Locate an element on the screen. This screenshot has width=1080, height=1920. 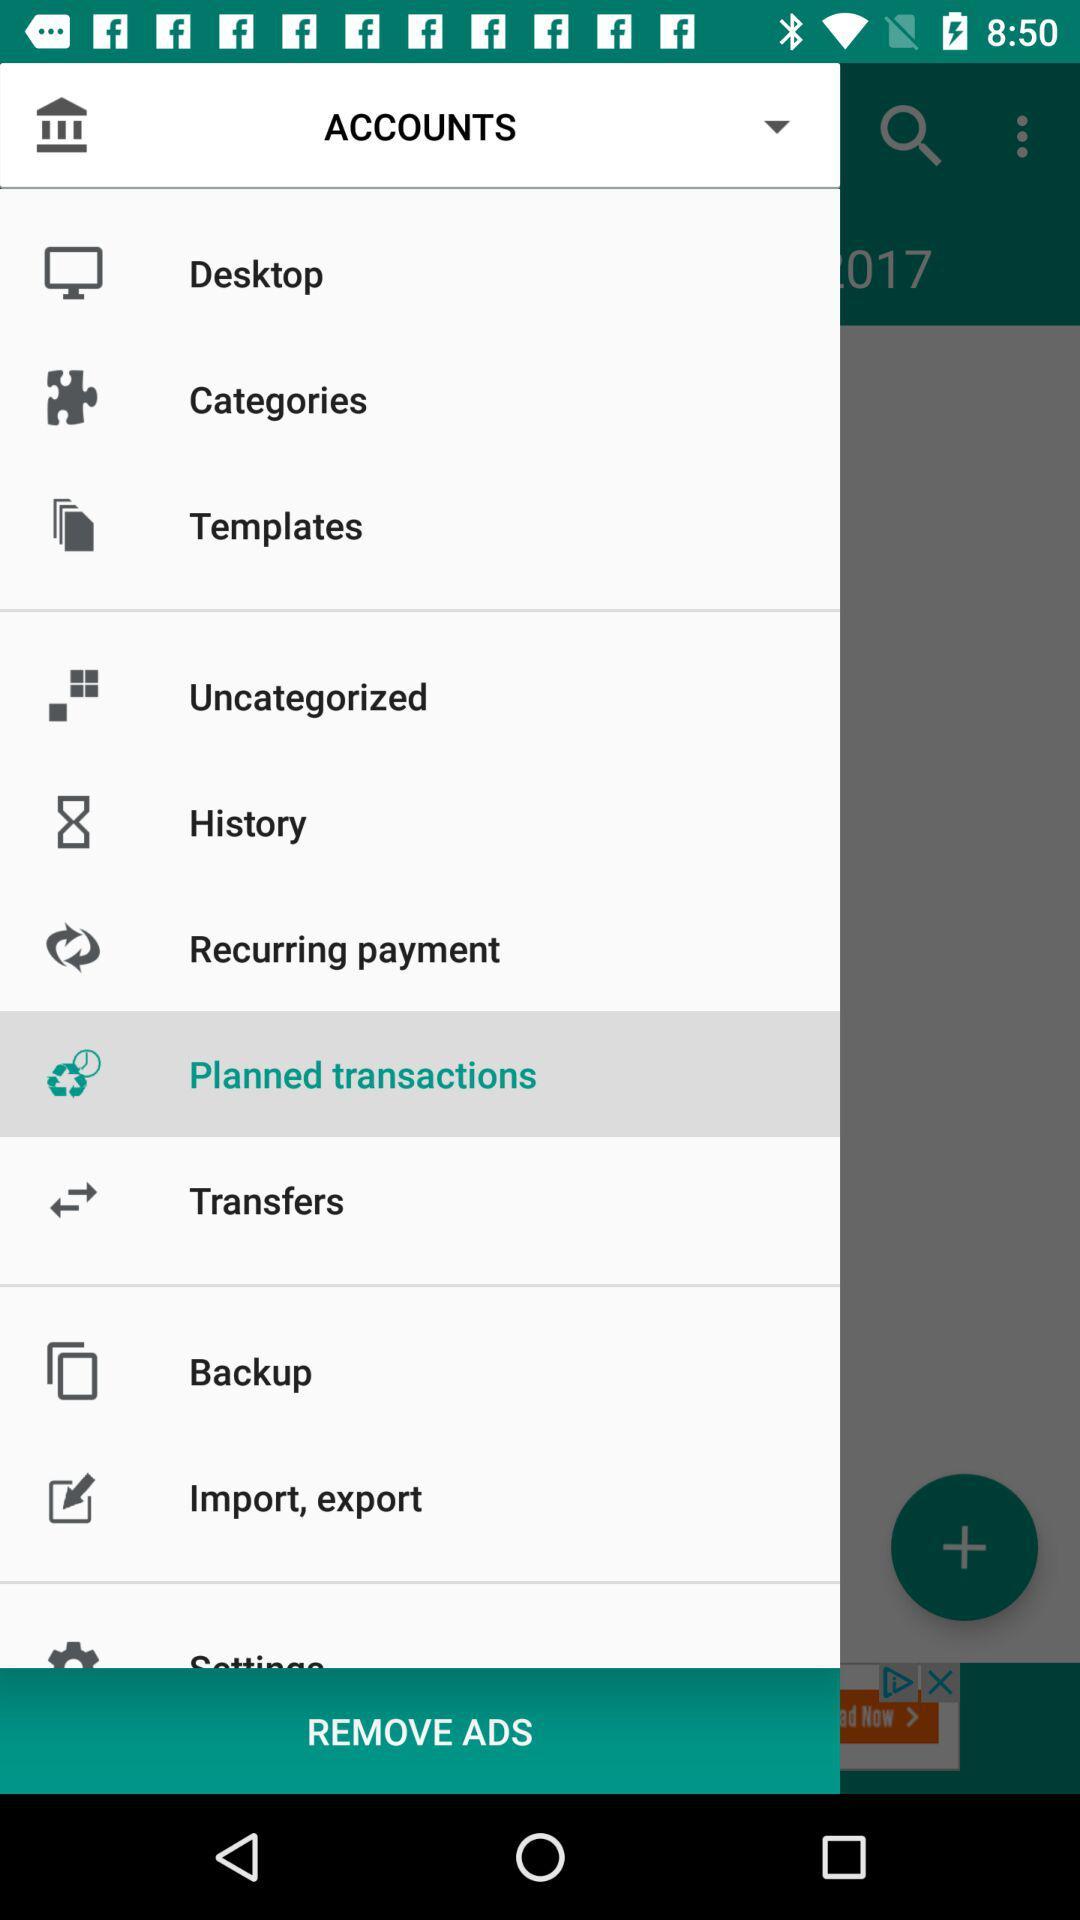
remove advertisements is located at coordinates (540, 1727).